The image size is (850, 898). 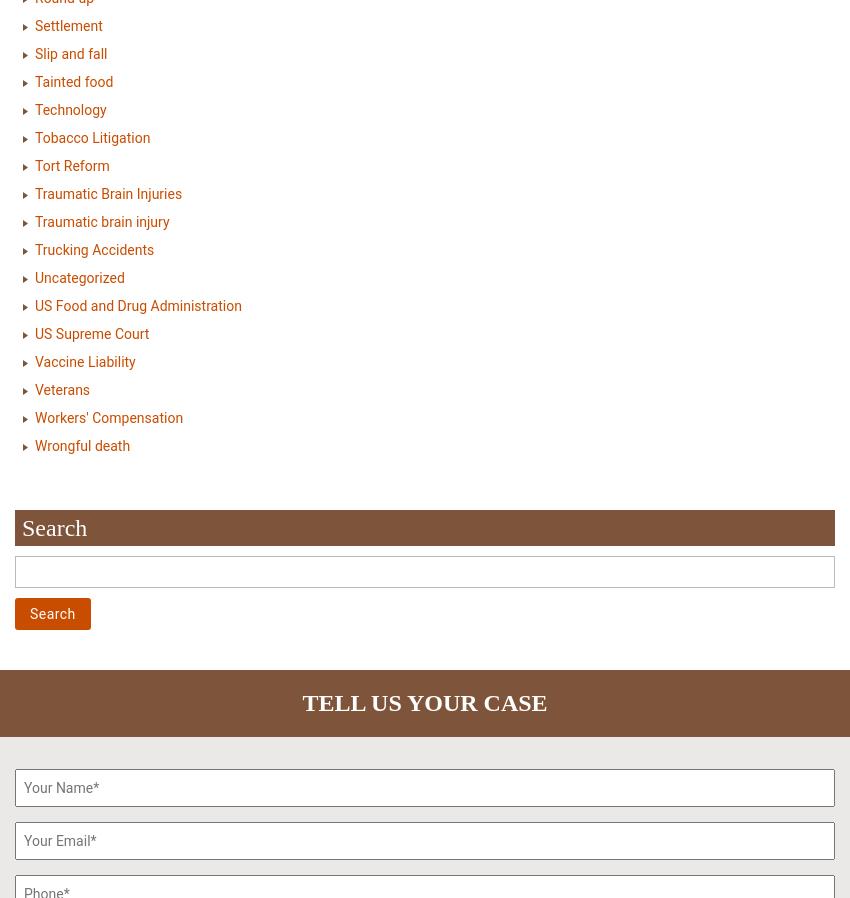 What do you see at coordinates (34, 108) in the screenshot?
I see `'Technology'` at bounding box center [34, 108].